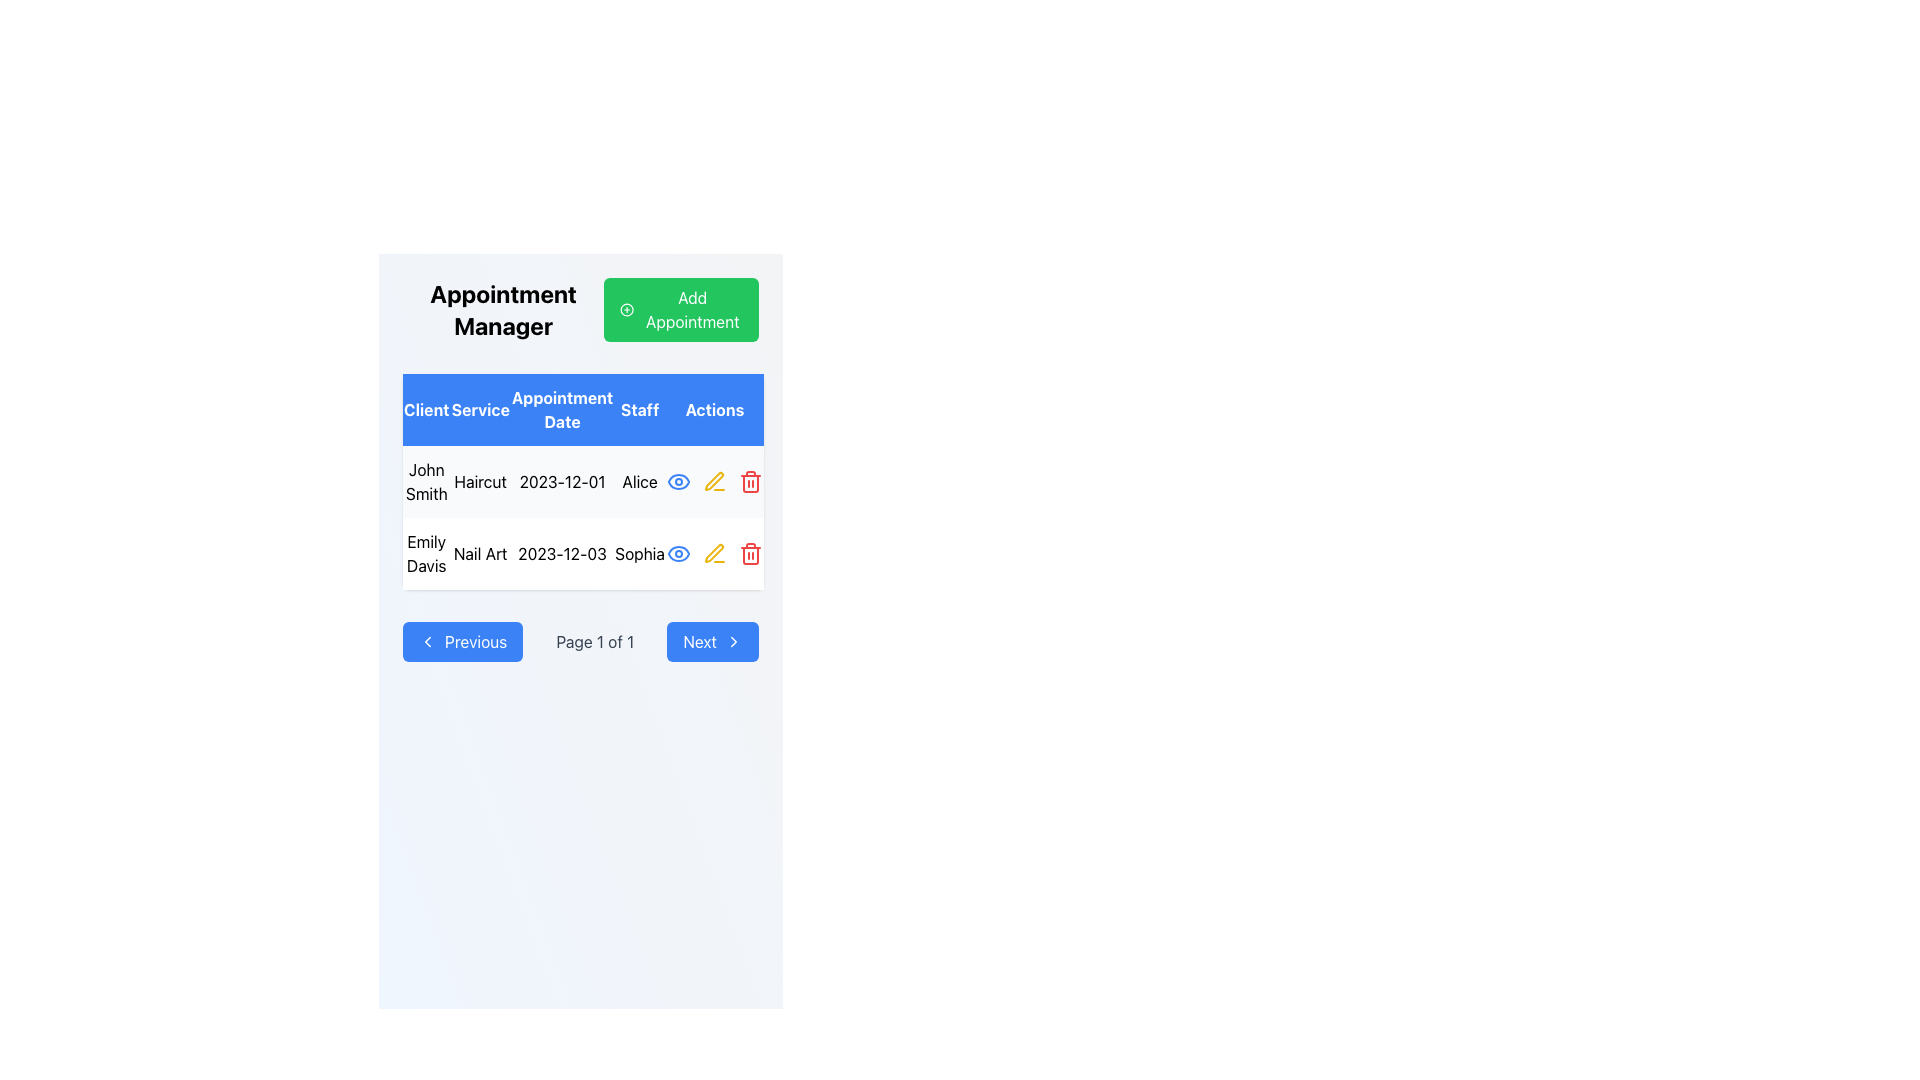  Describe the element at coordinates (733, 641) in the screenshot. I see `the rightward-pointing chevron icon with a blue background, located to the right of the 'Next' text in the bottom-right corner of the interface, to potentially reveal additional functionality` at that location.